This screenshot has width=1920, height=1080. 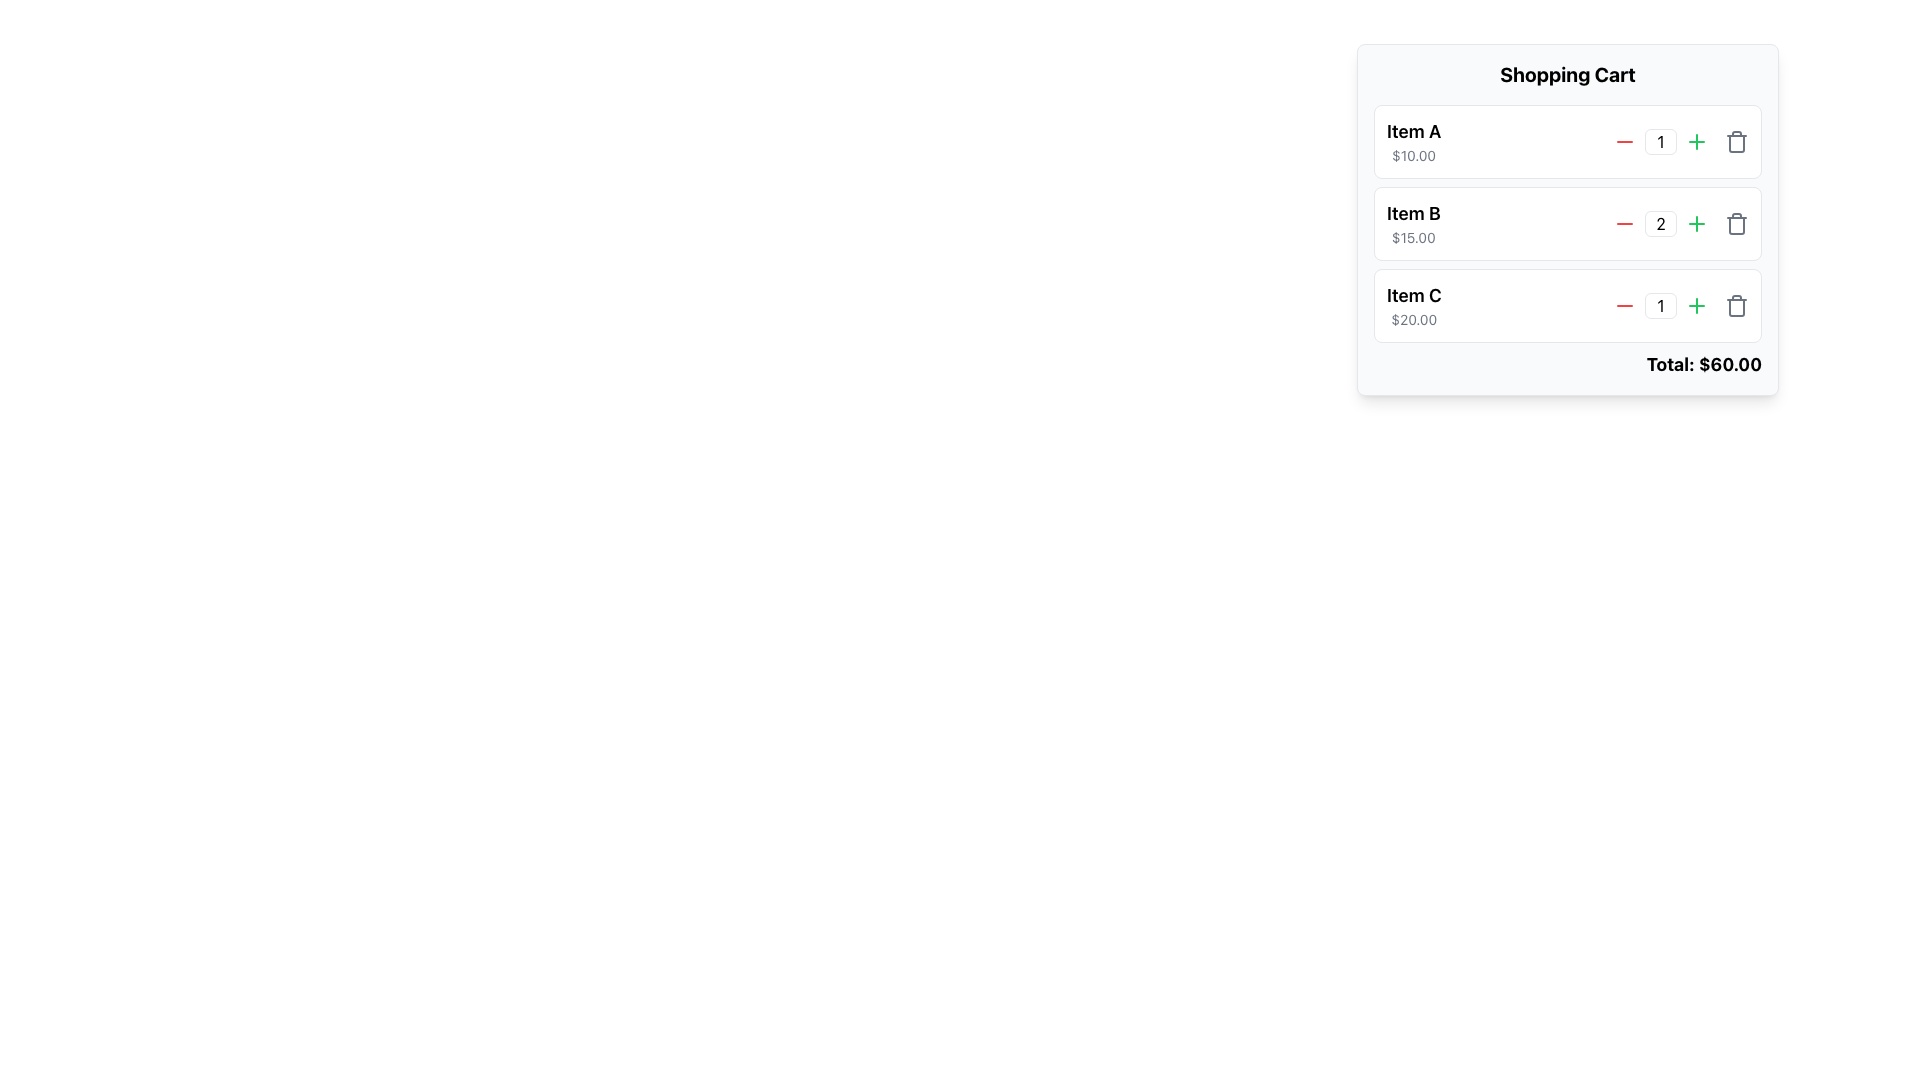 I want to click on the green plus icon button used for incrementing a quantity in the shopping cart interface, so click(x=1696, y=223).